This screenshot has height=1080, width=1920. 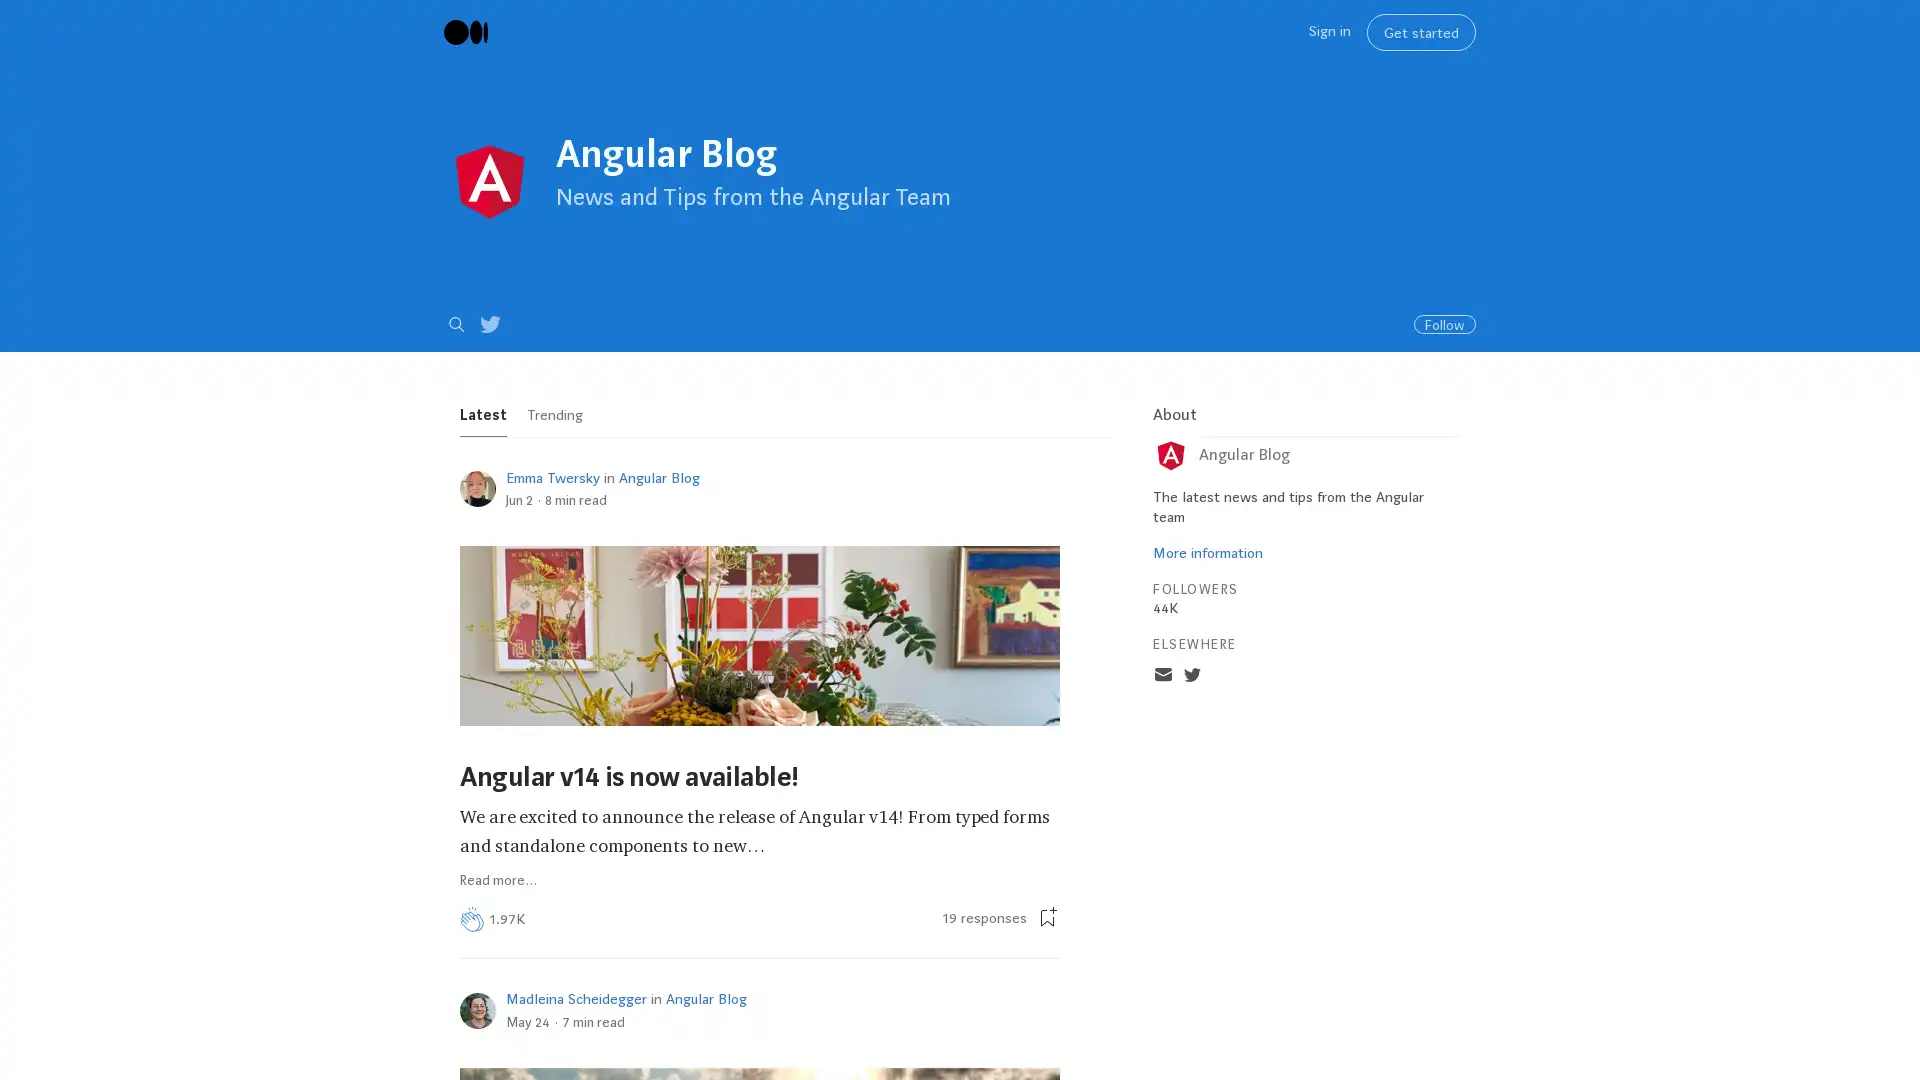 I want to click on Follow, so click(x=1444, y=323).